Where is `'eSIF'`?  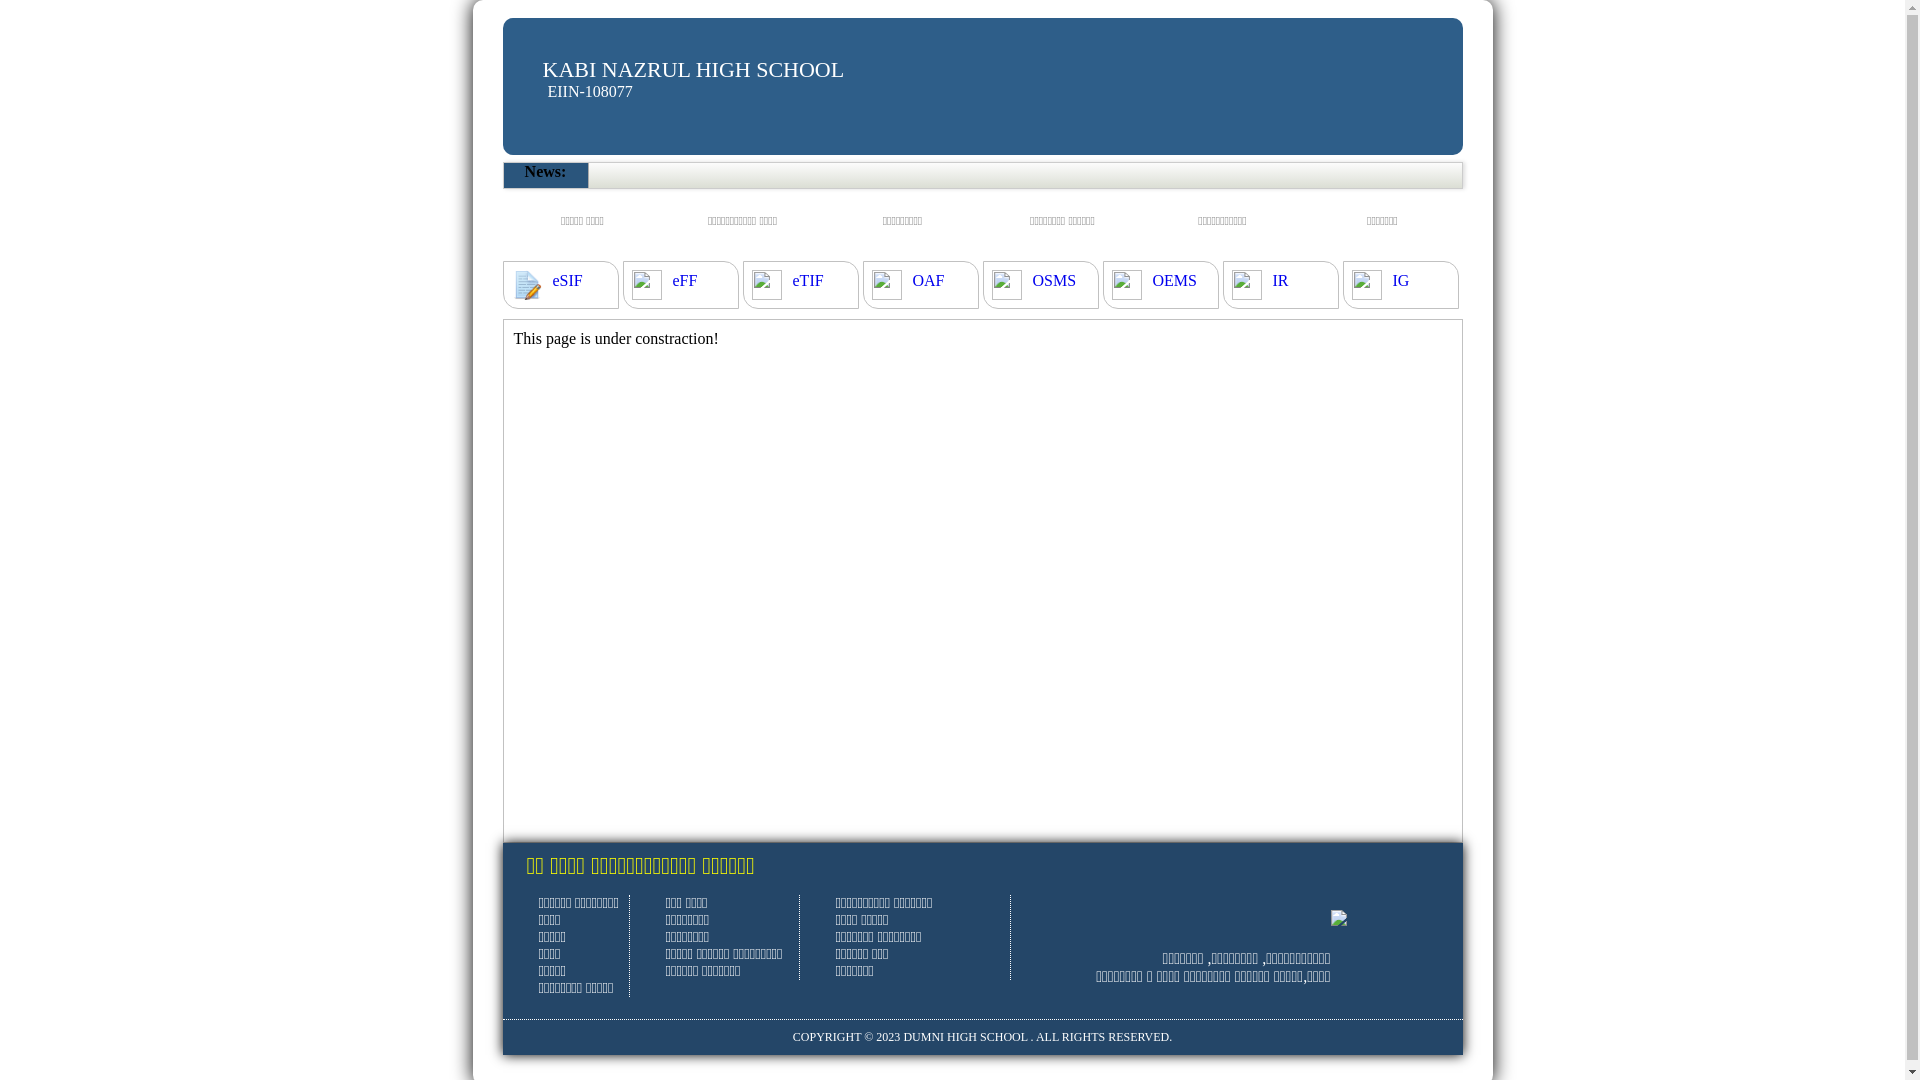
'eSIF' is located at coordinates (552, 281).